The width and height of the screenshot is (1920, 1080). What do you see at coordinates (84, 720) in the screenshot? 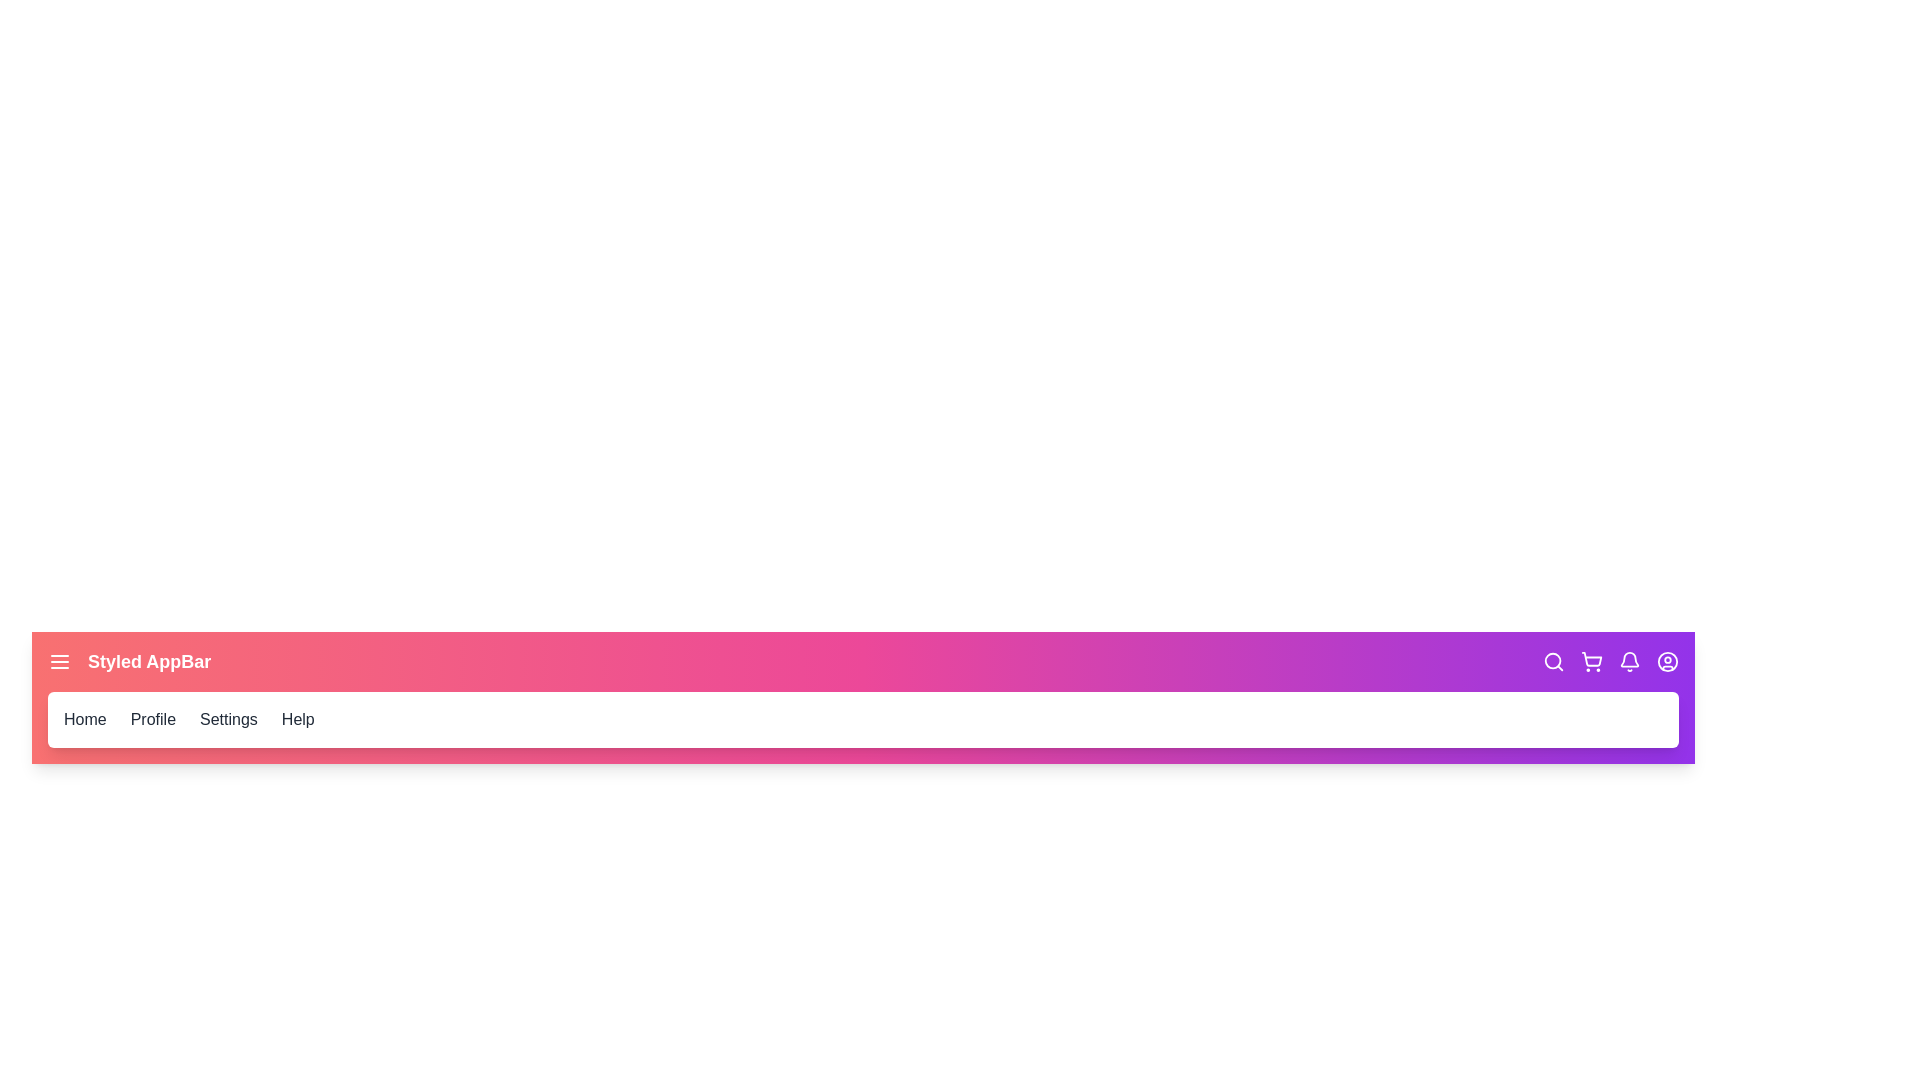
I see `the navigation option Home from the menu` at bounding box center [84, 720].